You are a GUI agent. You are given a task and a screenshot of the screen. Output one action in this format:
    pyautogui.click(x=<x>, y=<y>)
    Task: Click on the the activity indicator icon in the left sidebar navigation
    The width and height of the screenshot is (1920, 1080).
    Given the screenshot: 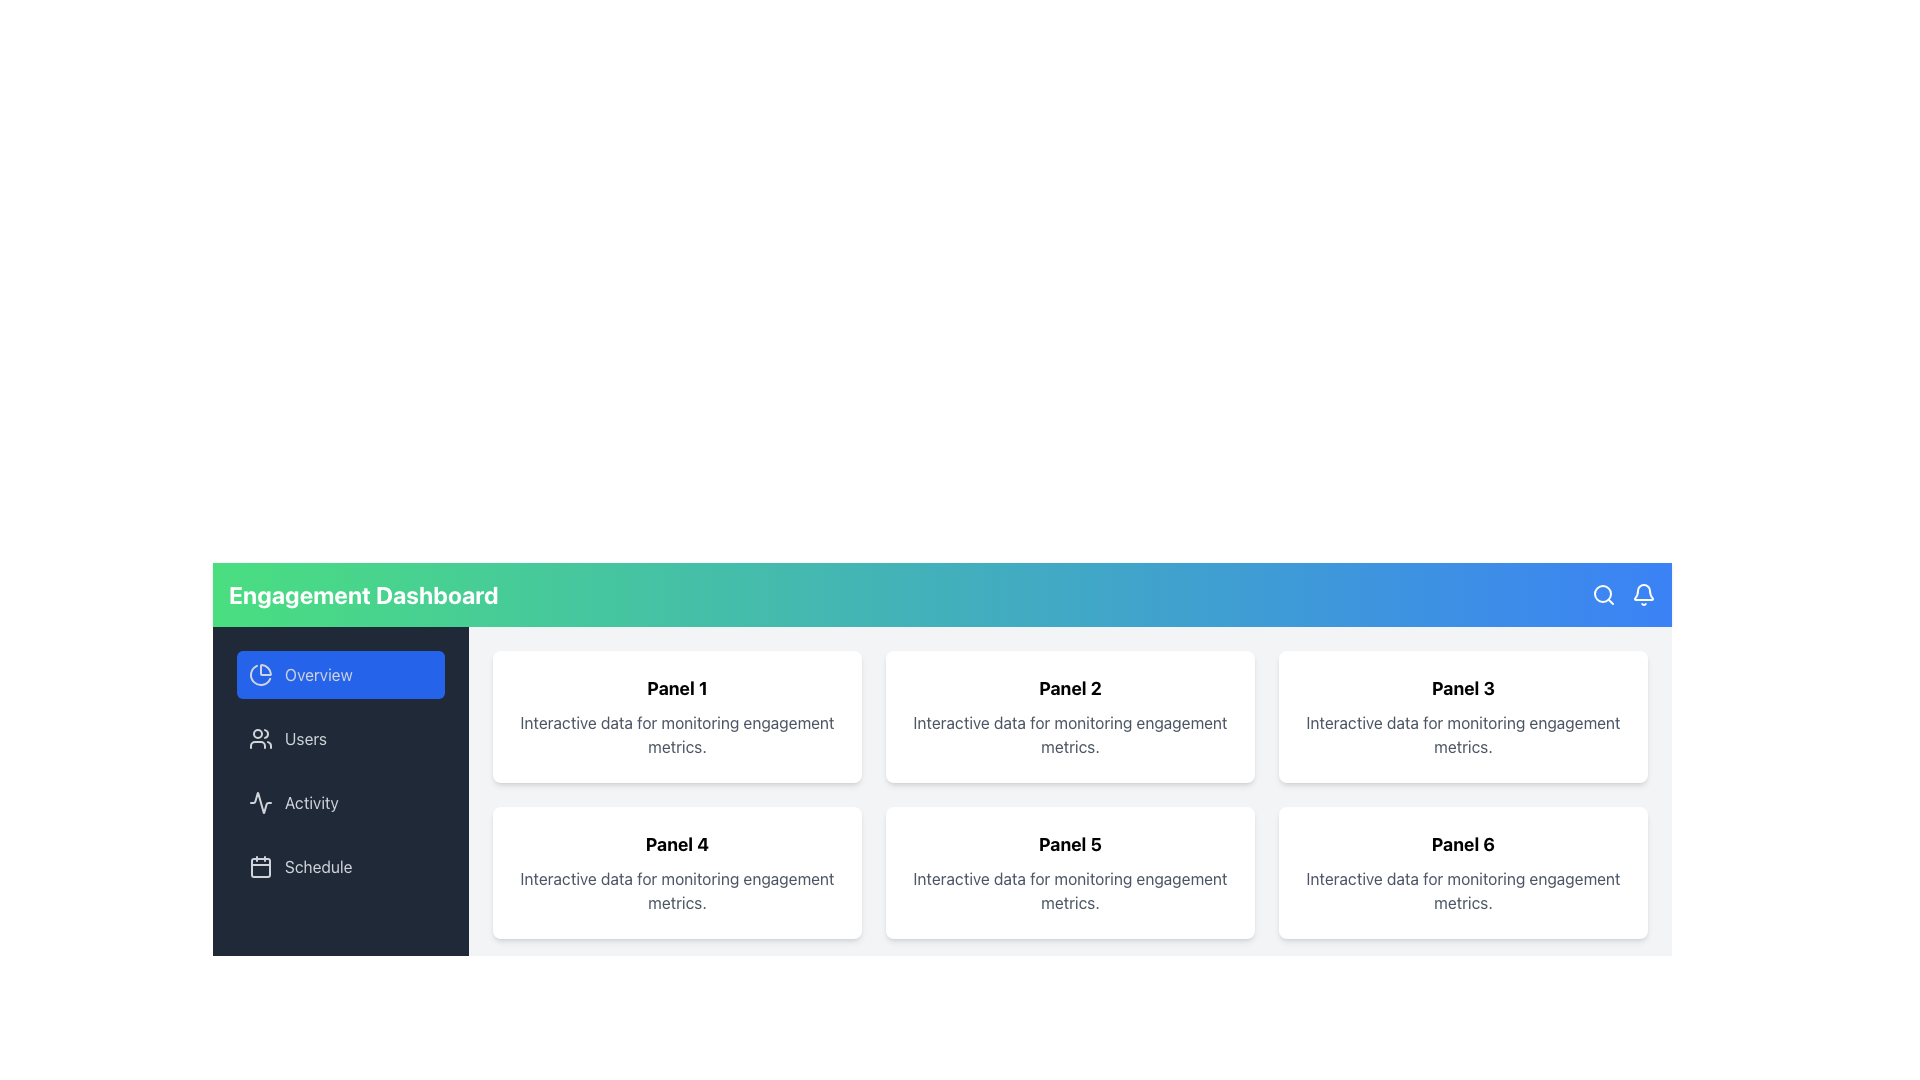 What is the action you would take?
    pyautogui.click(x=259, y=801)
    